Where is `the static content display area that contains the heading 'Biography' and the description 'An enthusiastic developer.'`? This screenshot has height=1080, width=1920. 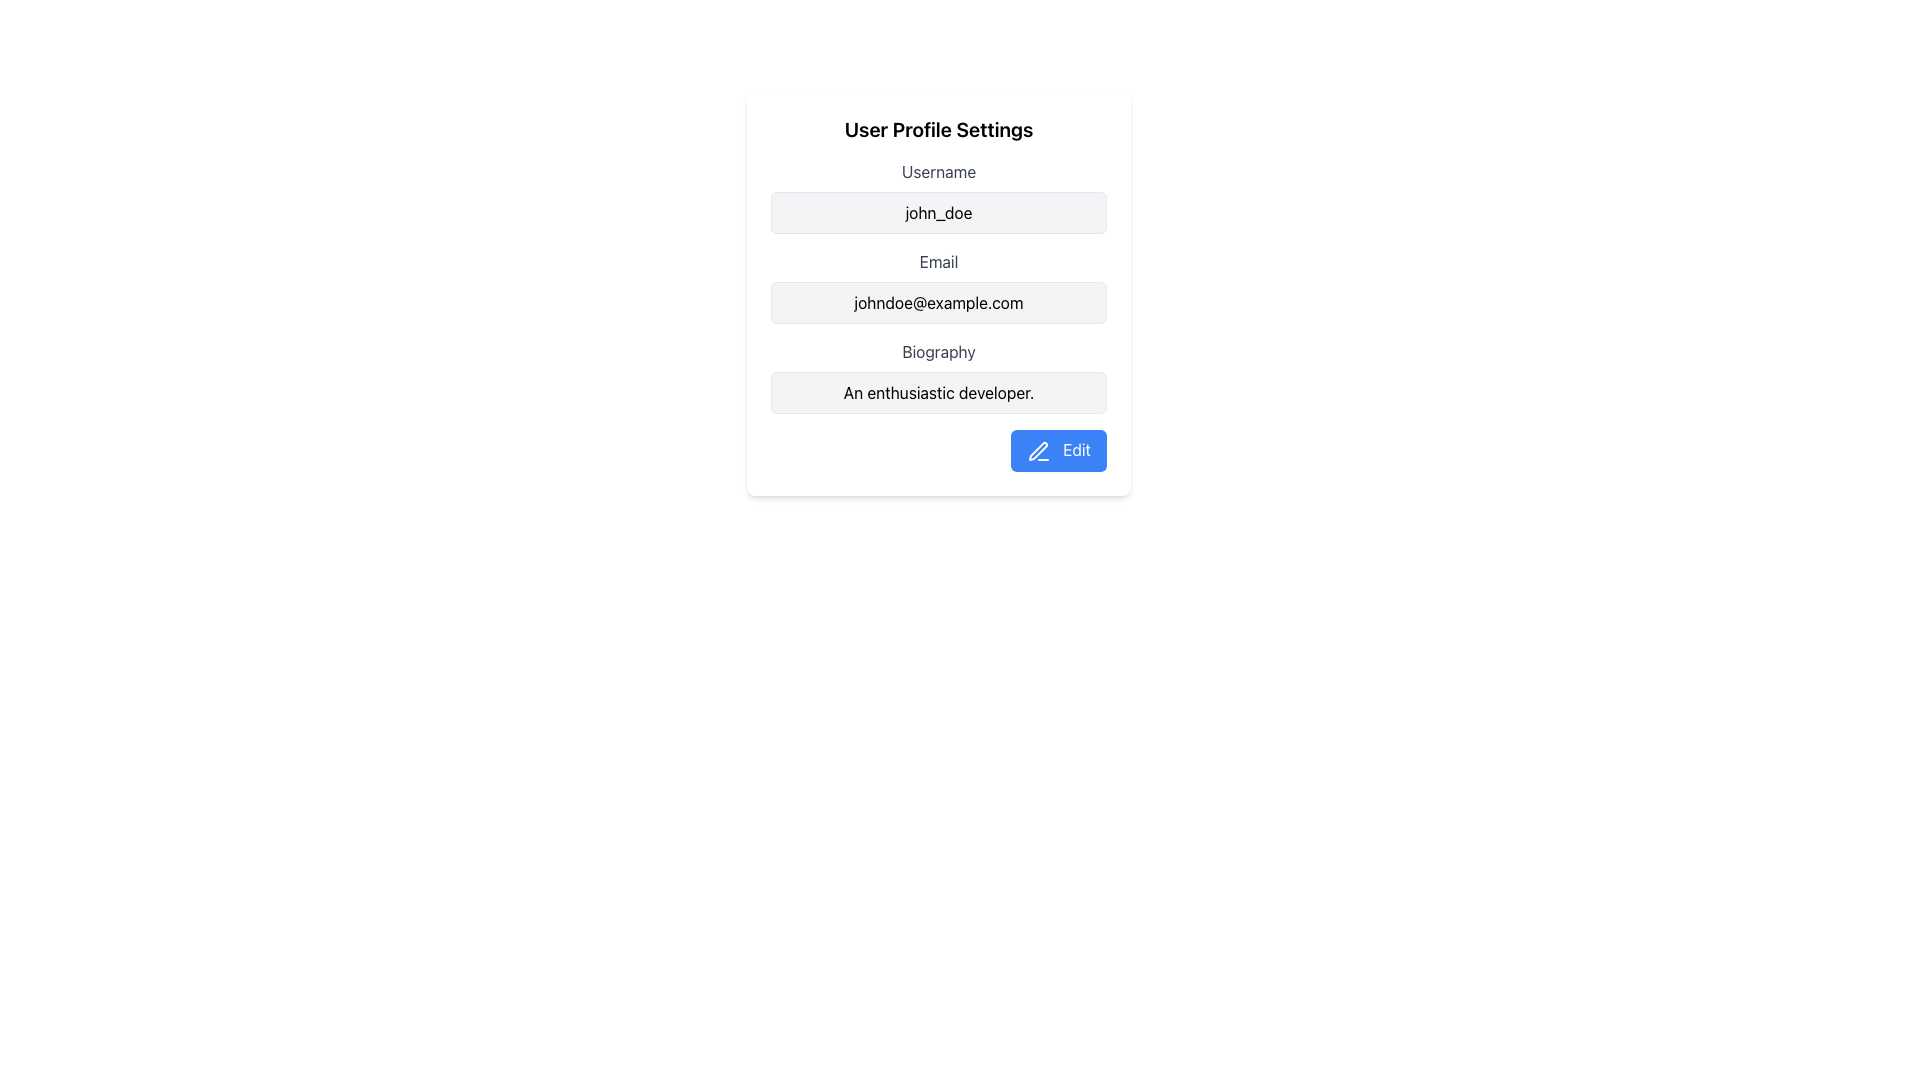
the static content display area that contains the heading 'Biography' and the description 'An enthusiastic developer.' is located at coordinates (938, 377).